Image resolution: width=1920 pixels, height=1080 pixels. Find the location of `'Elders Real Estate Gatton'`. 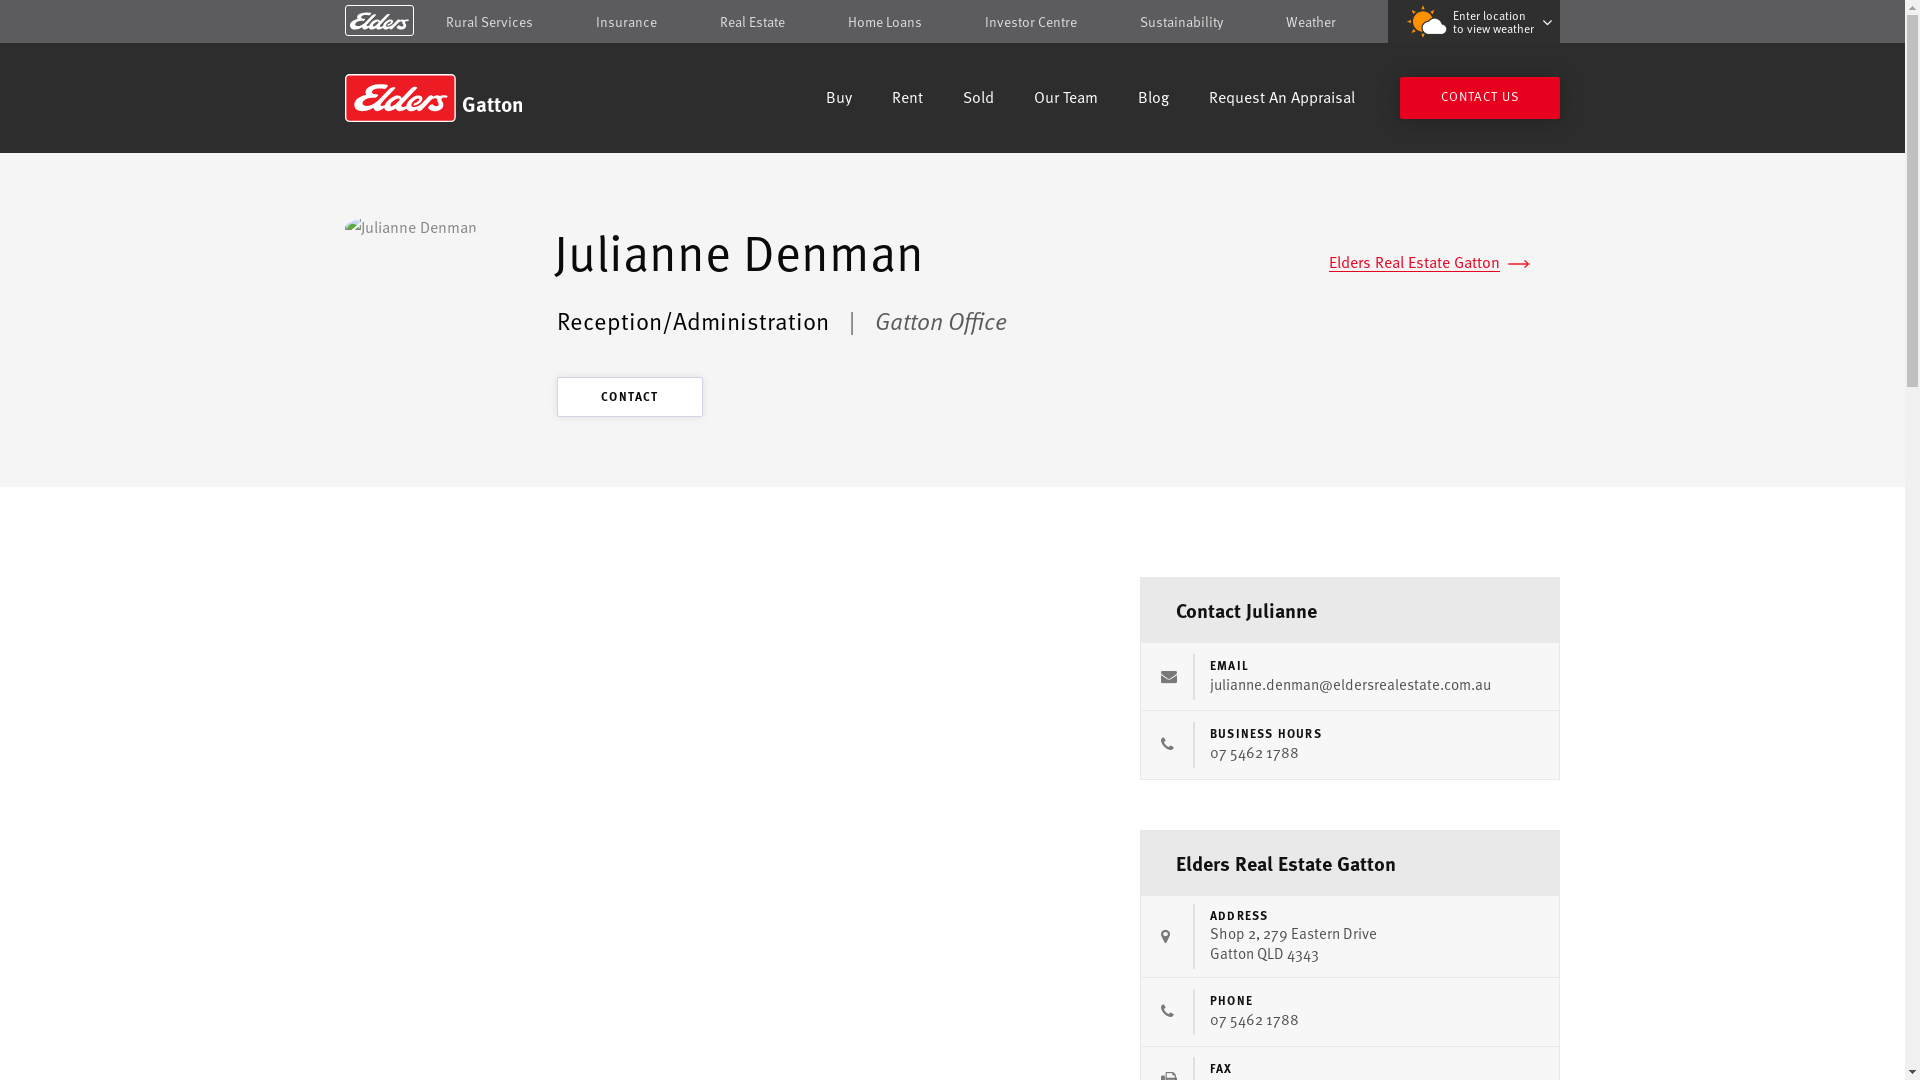

'Elders Real Estate Gatton' is located at coordinates (1329, 261).